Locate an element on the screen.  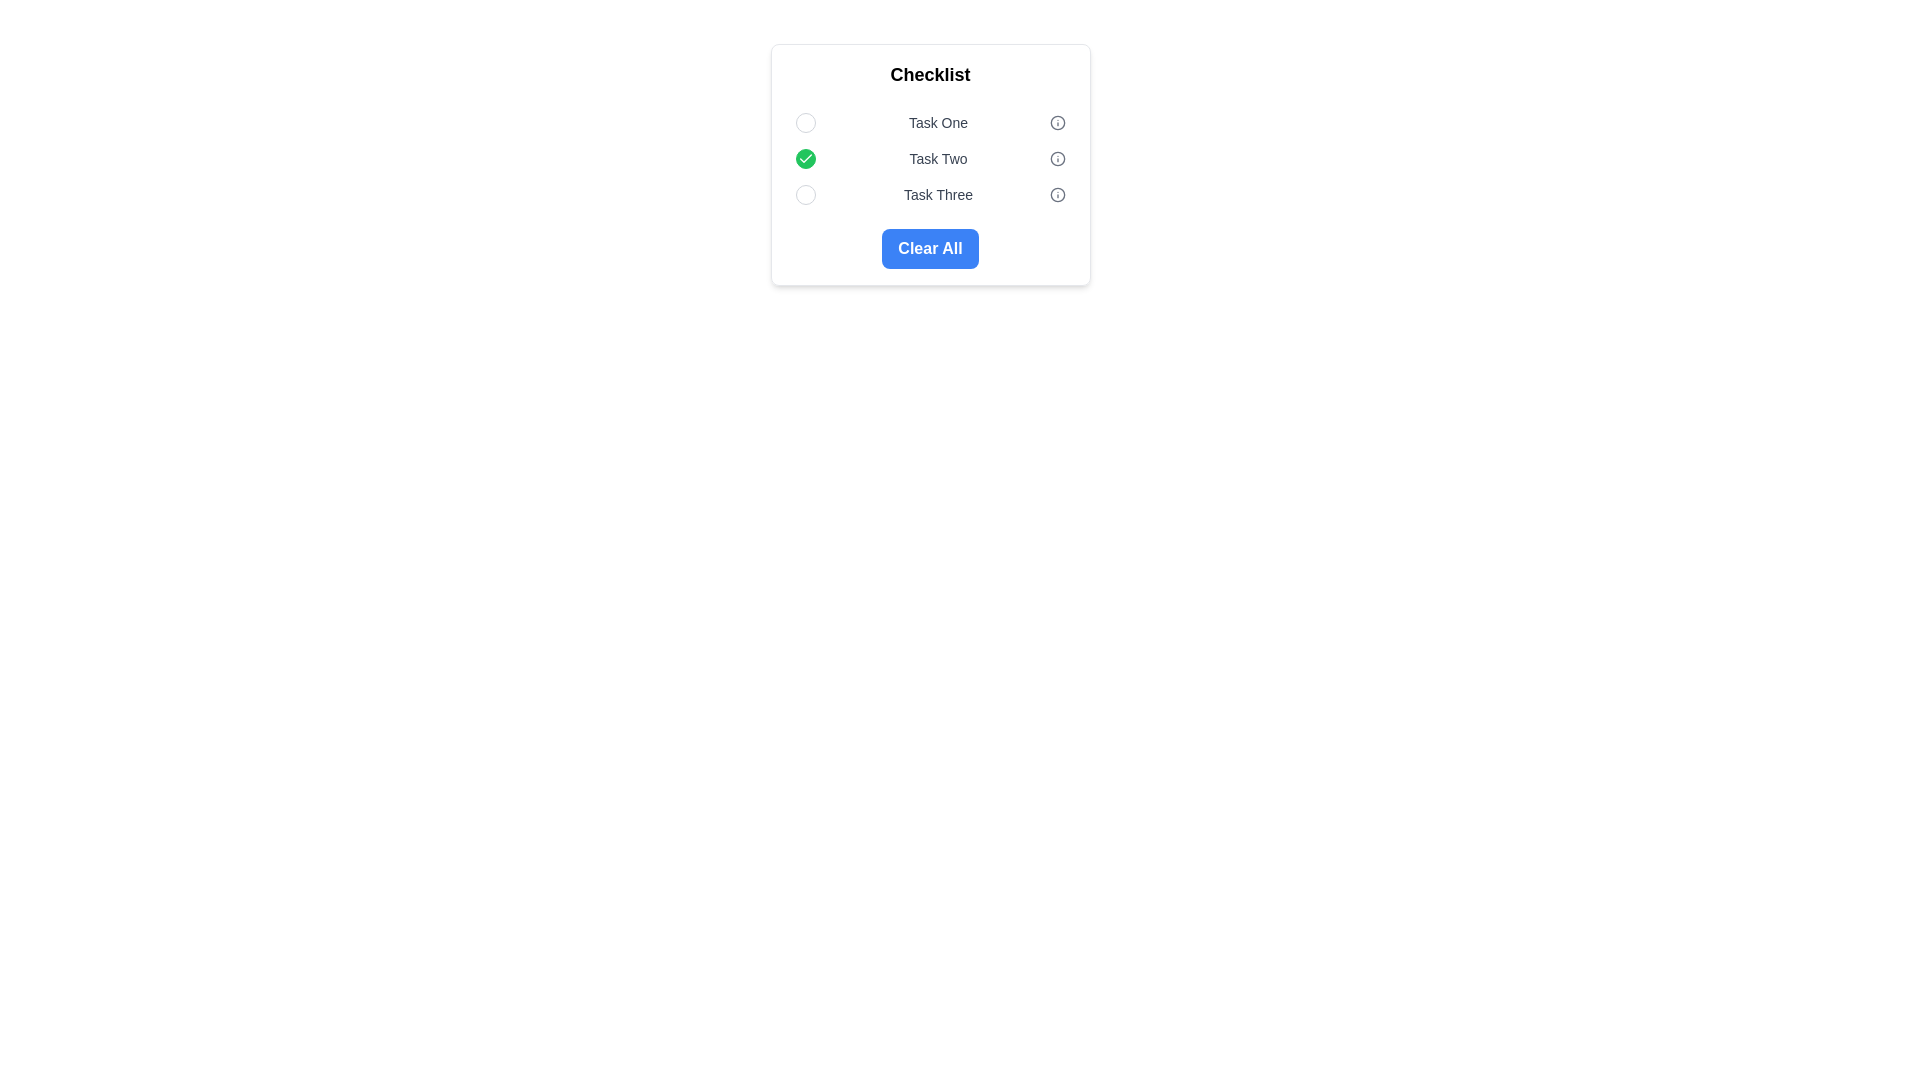
the SVG circle component, which is a gray-outlined circular shape indicating a non-interactive status, located in the rightmost area of the second line related to 'Task Two' in the checklist is located at coordinates (1056, 157).